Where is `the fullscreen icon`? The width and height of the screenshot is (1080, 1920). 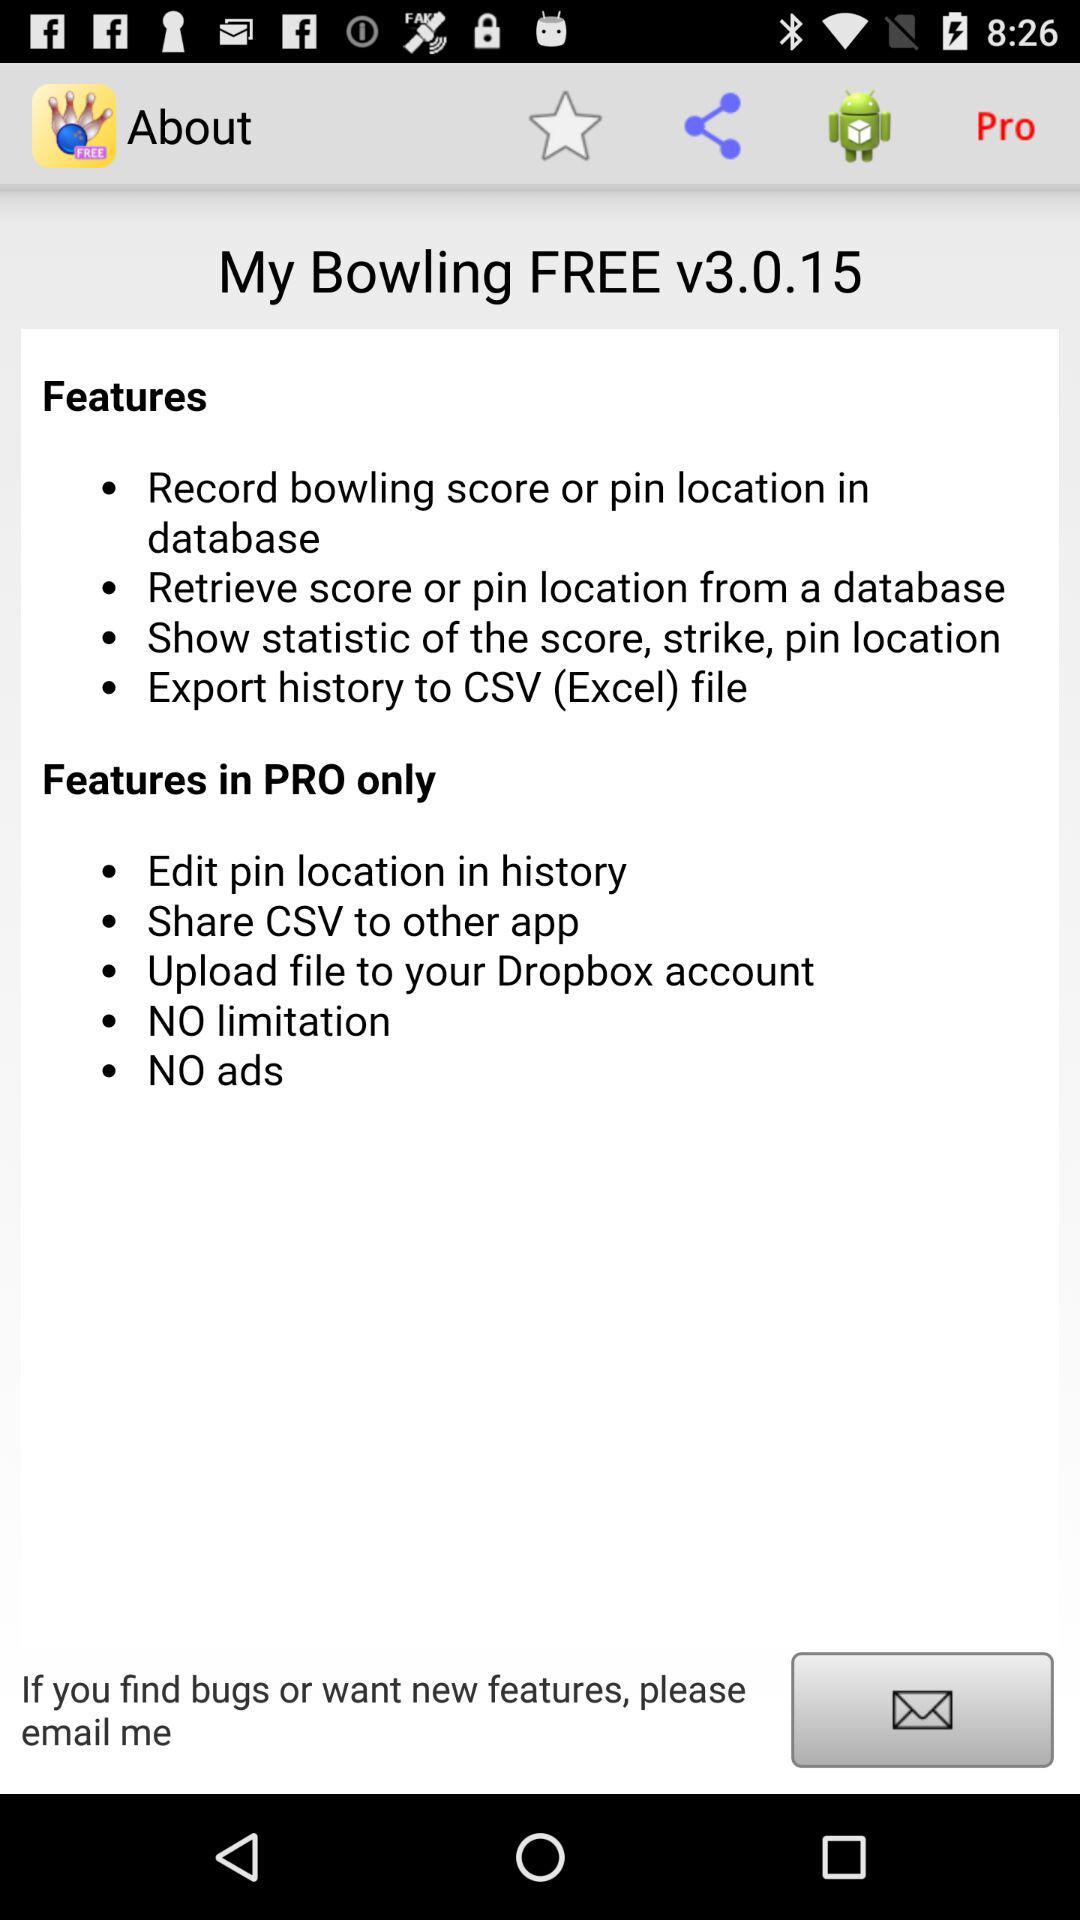
the fullscreen icon is located at coordinates (922, 1830).